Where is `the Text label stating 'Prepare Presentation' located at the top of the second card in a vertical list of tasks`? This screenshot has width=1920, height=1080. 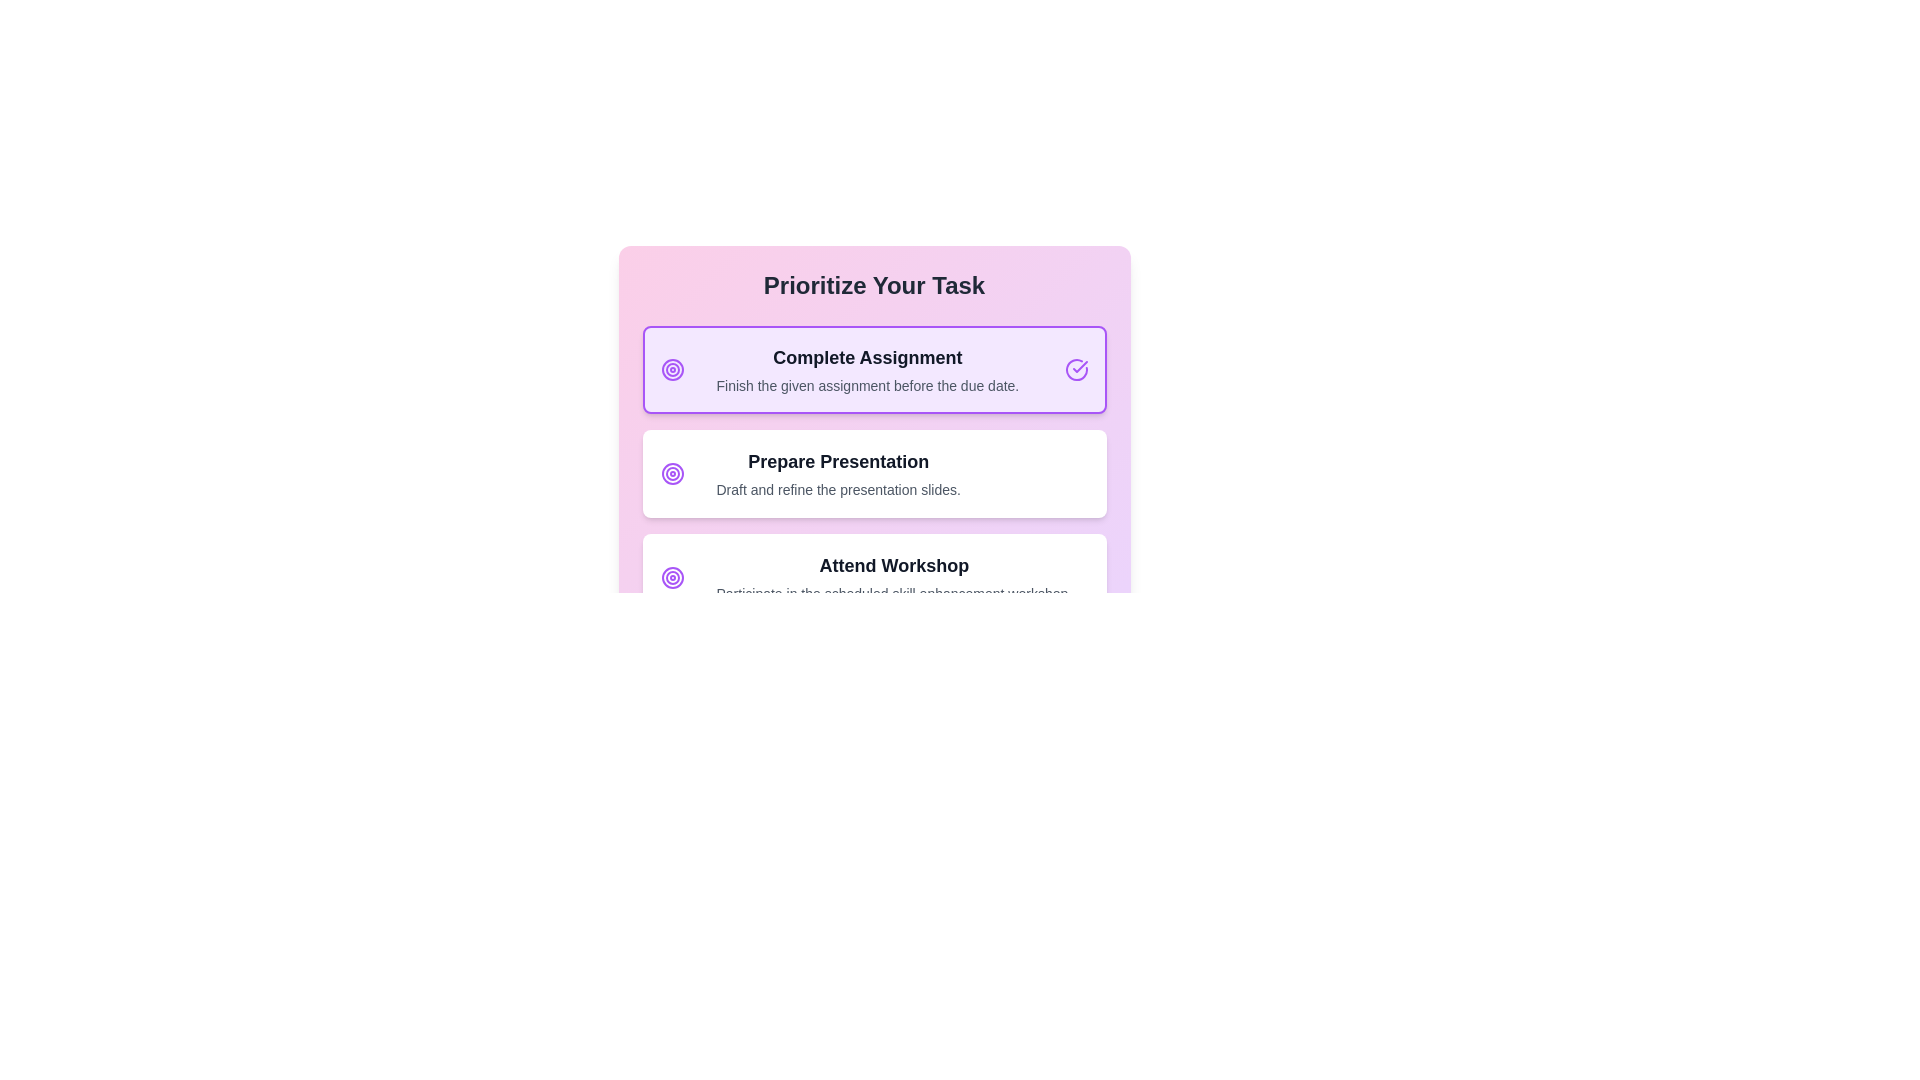
the Text label stating 'Prepare Presentation' located at the top of the second card in a vertical list of tasks is located at coordinates (838, 462).